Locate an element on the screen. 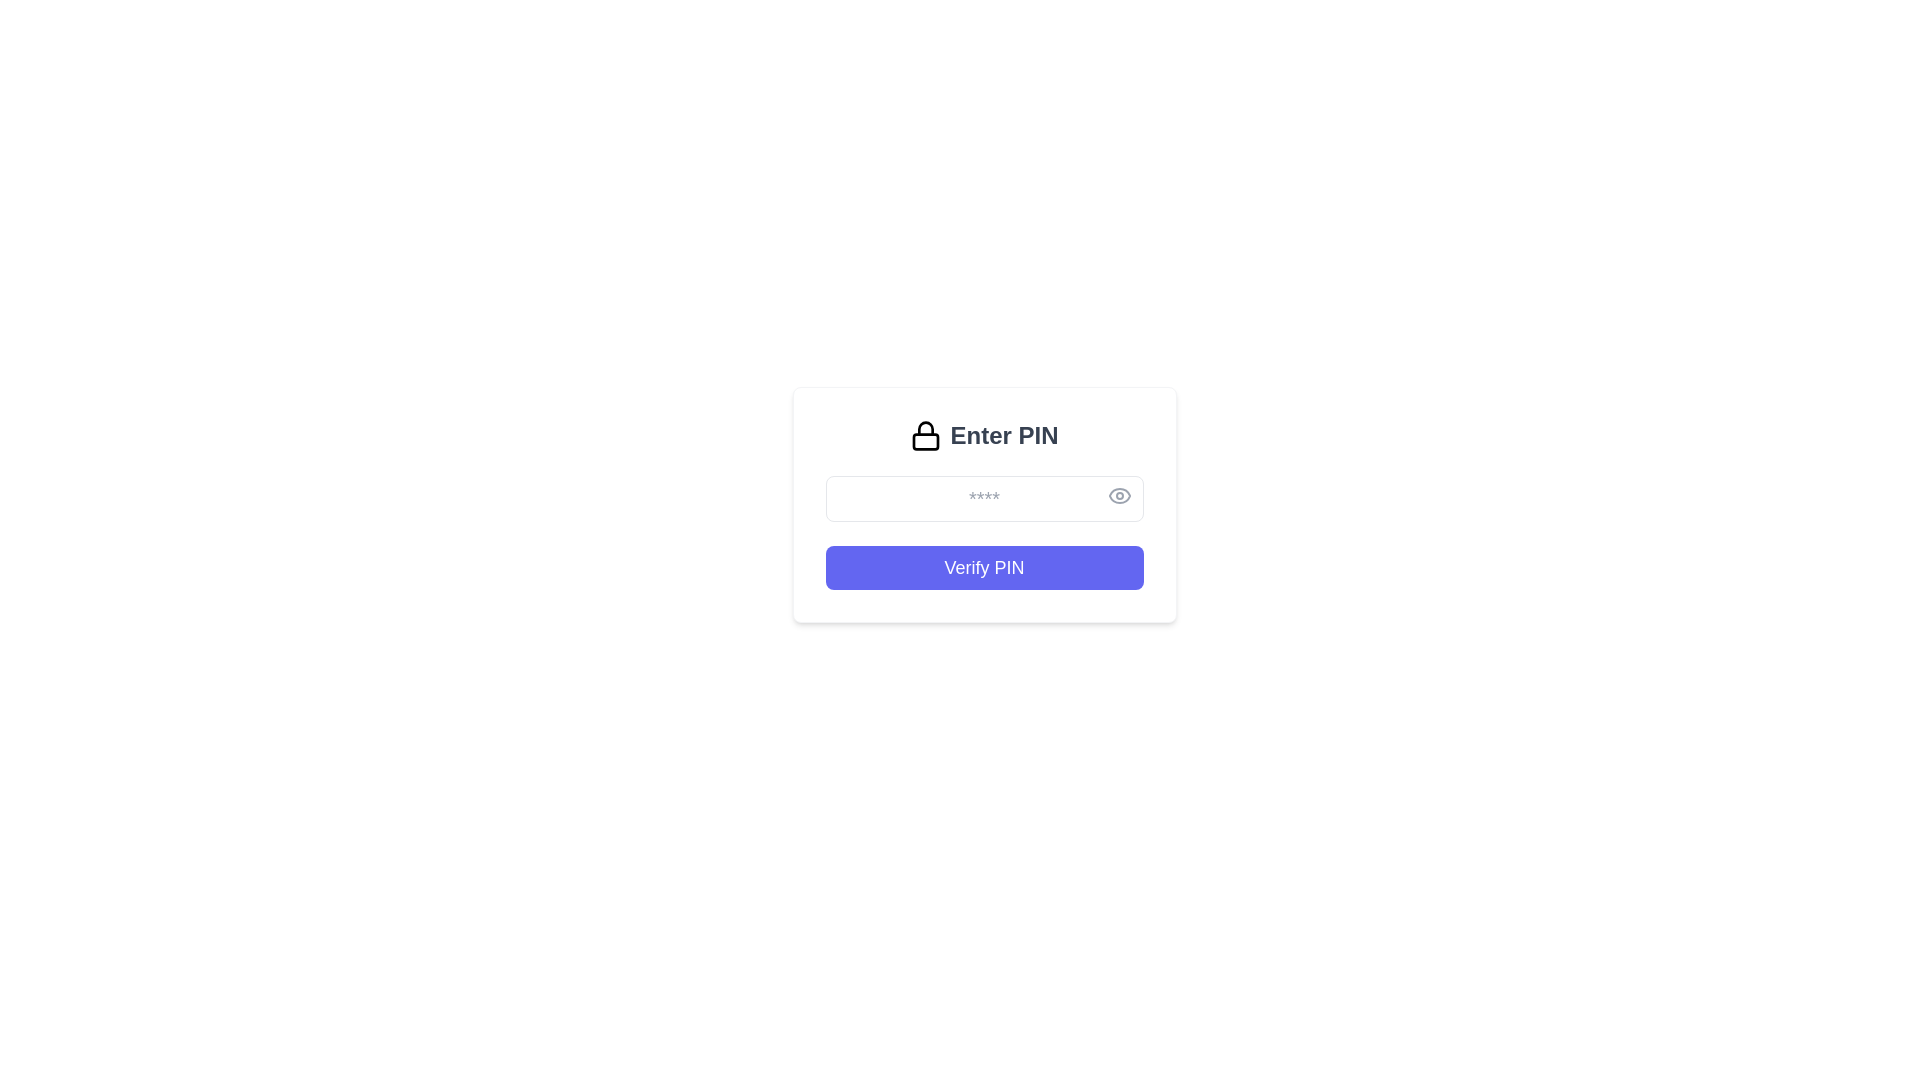 The image size is (1920, 1080). the static text element that instructs the user to 'Enter PIN', which is positioned above the input field within a white card-like area is located at coordinates (984, 434).